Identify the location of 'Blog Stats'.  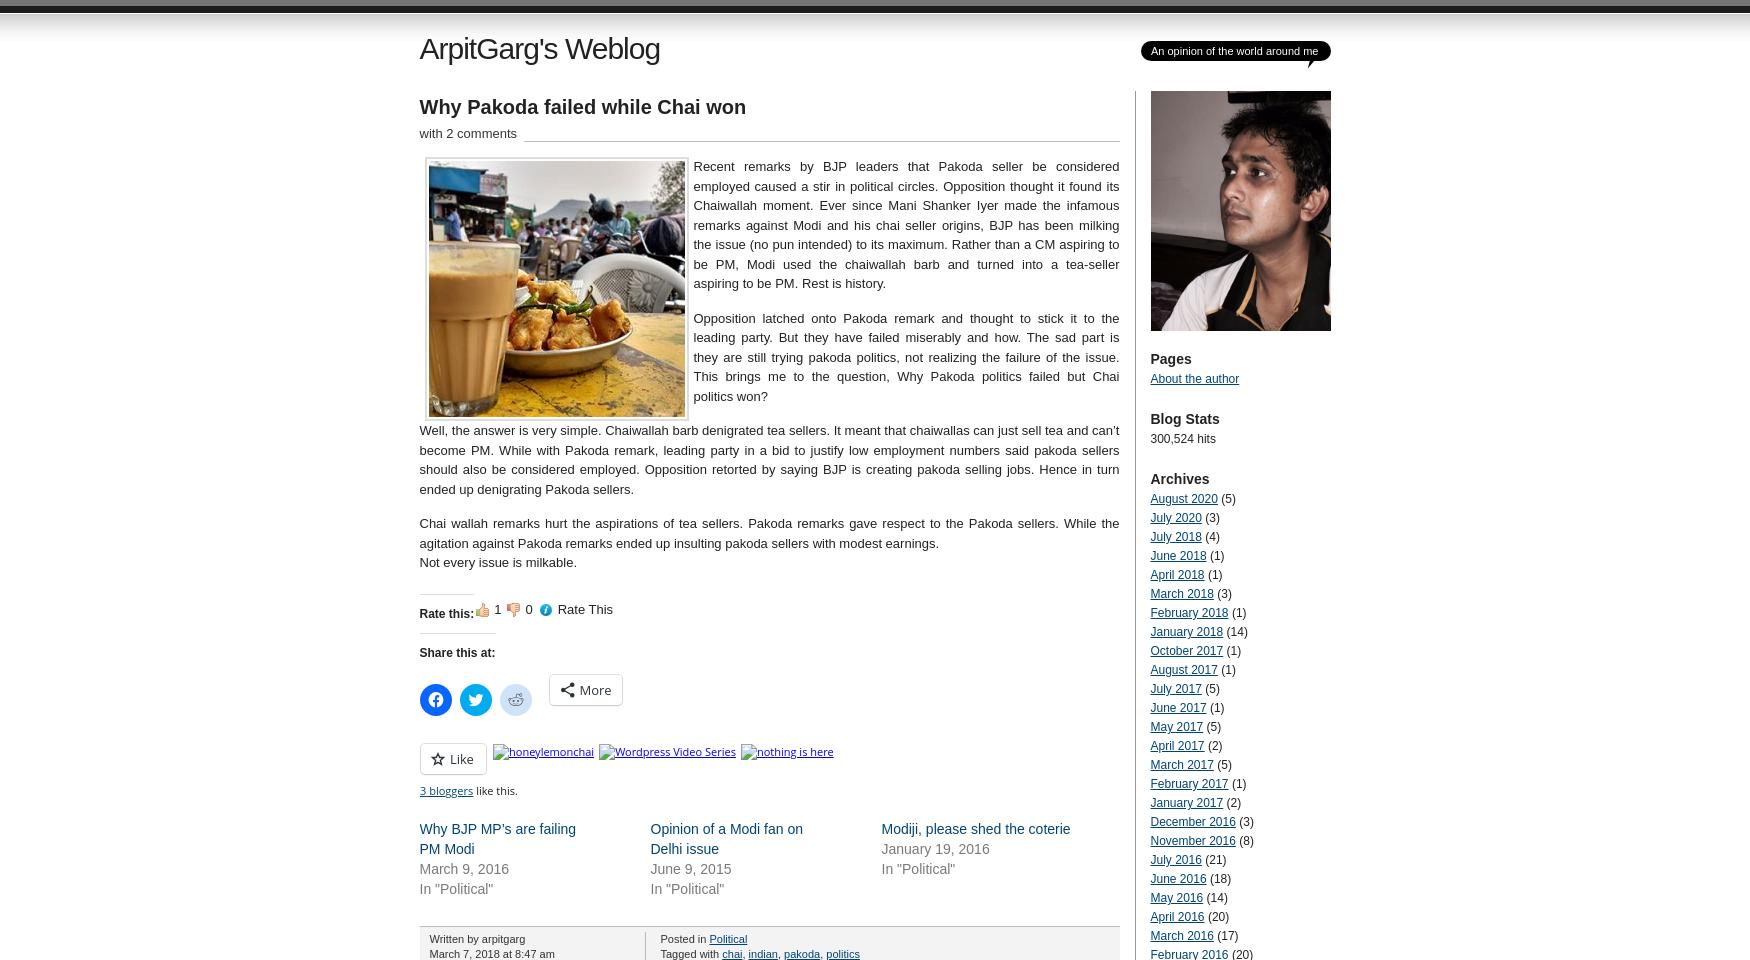
(1183, 418).